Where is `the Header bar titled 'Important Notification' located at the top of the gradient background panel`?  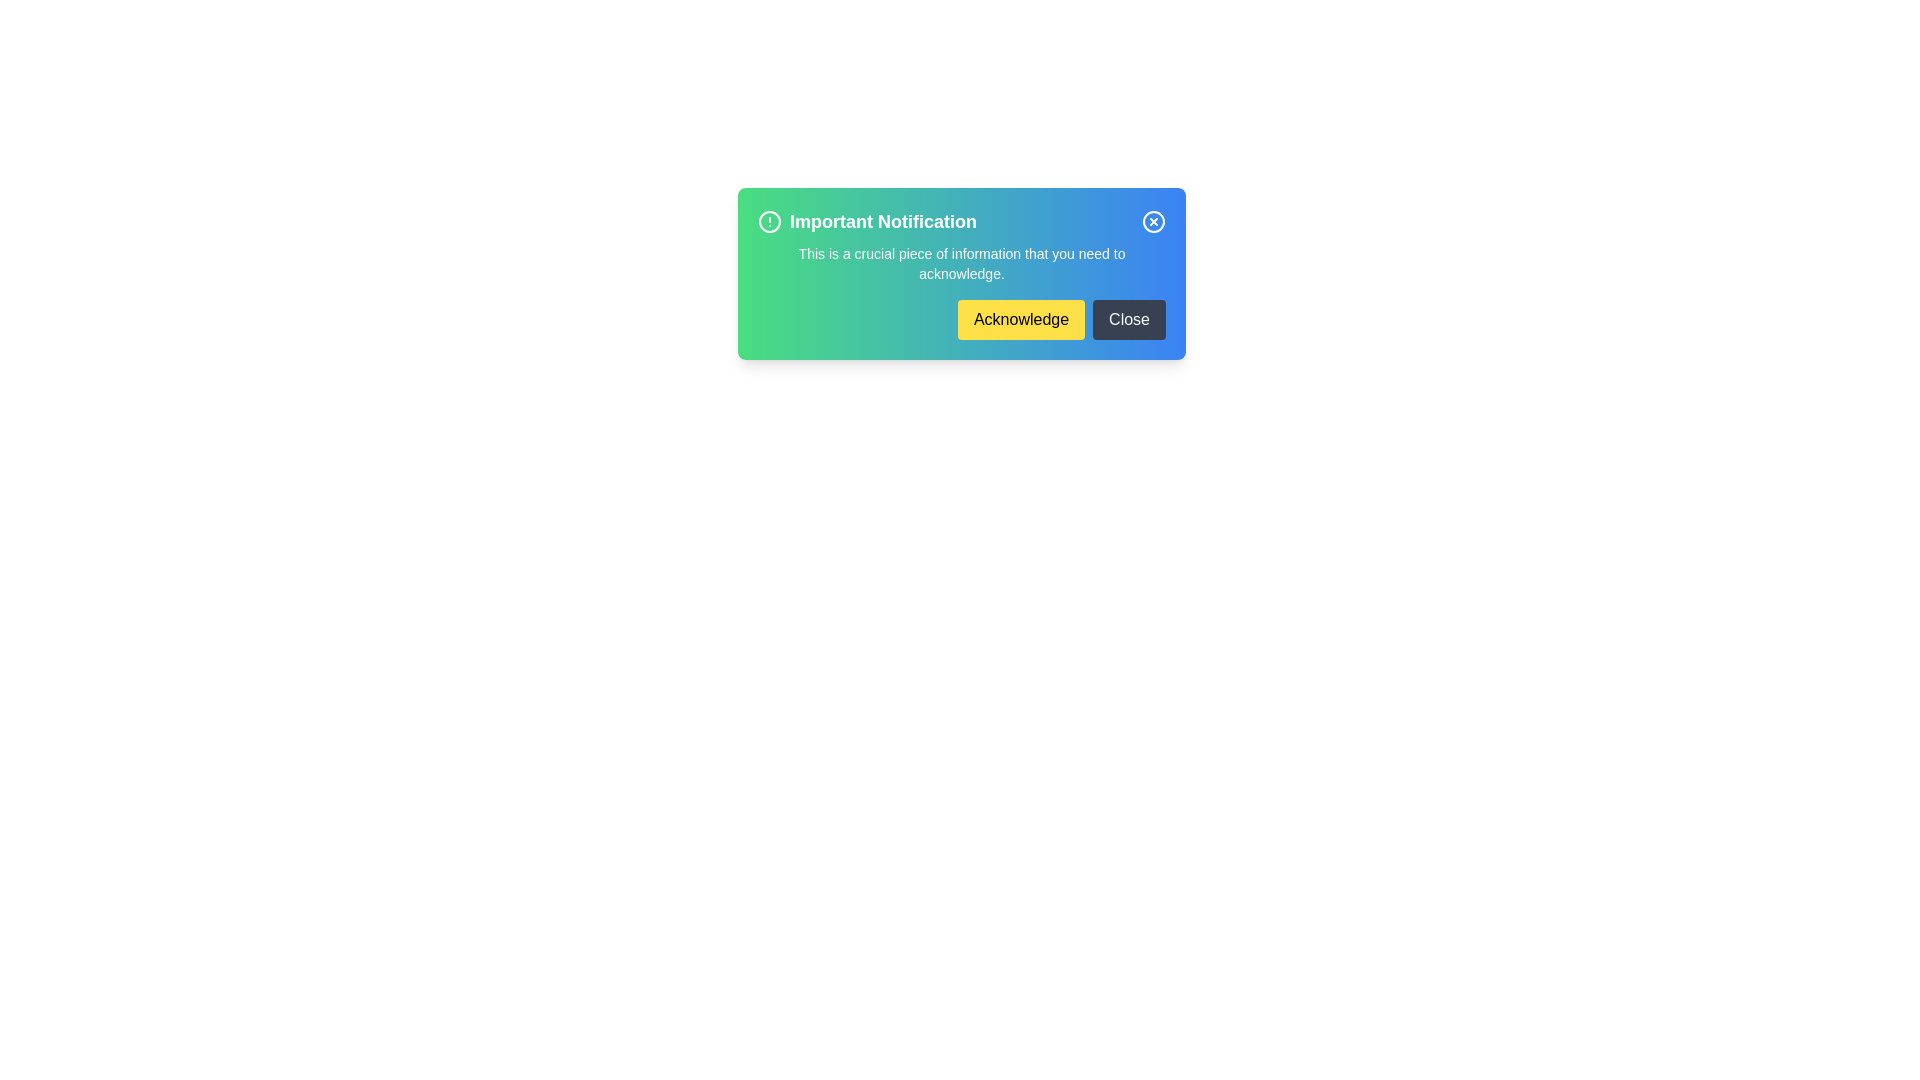
the Header bar titled 'Important Notification' located at the top of the gradient background panel is located at coordinates (961, 222).